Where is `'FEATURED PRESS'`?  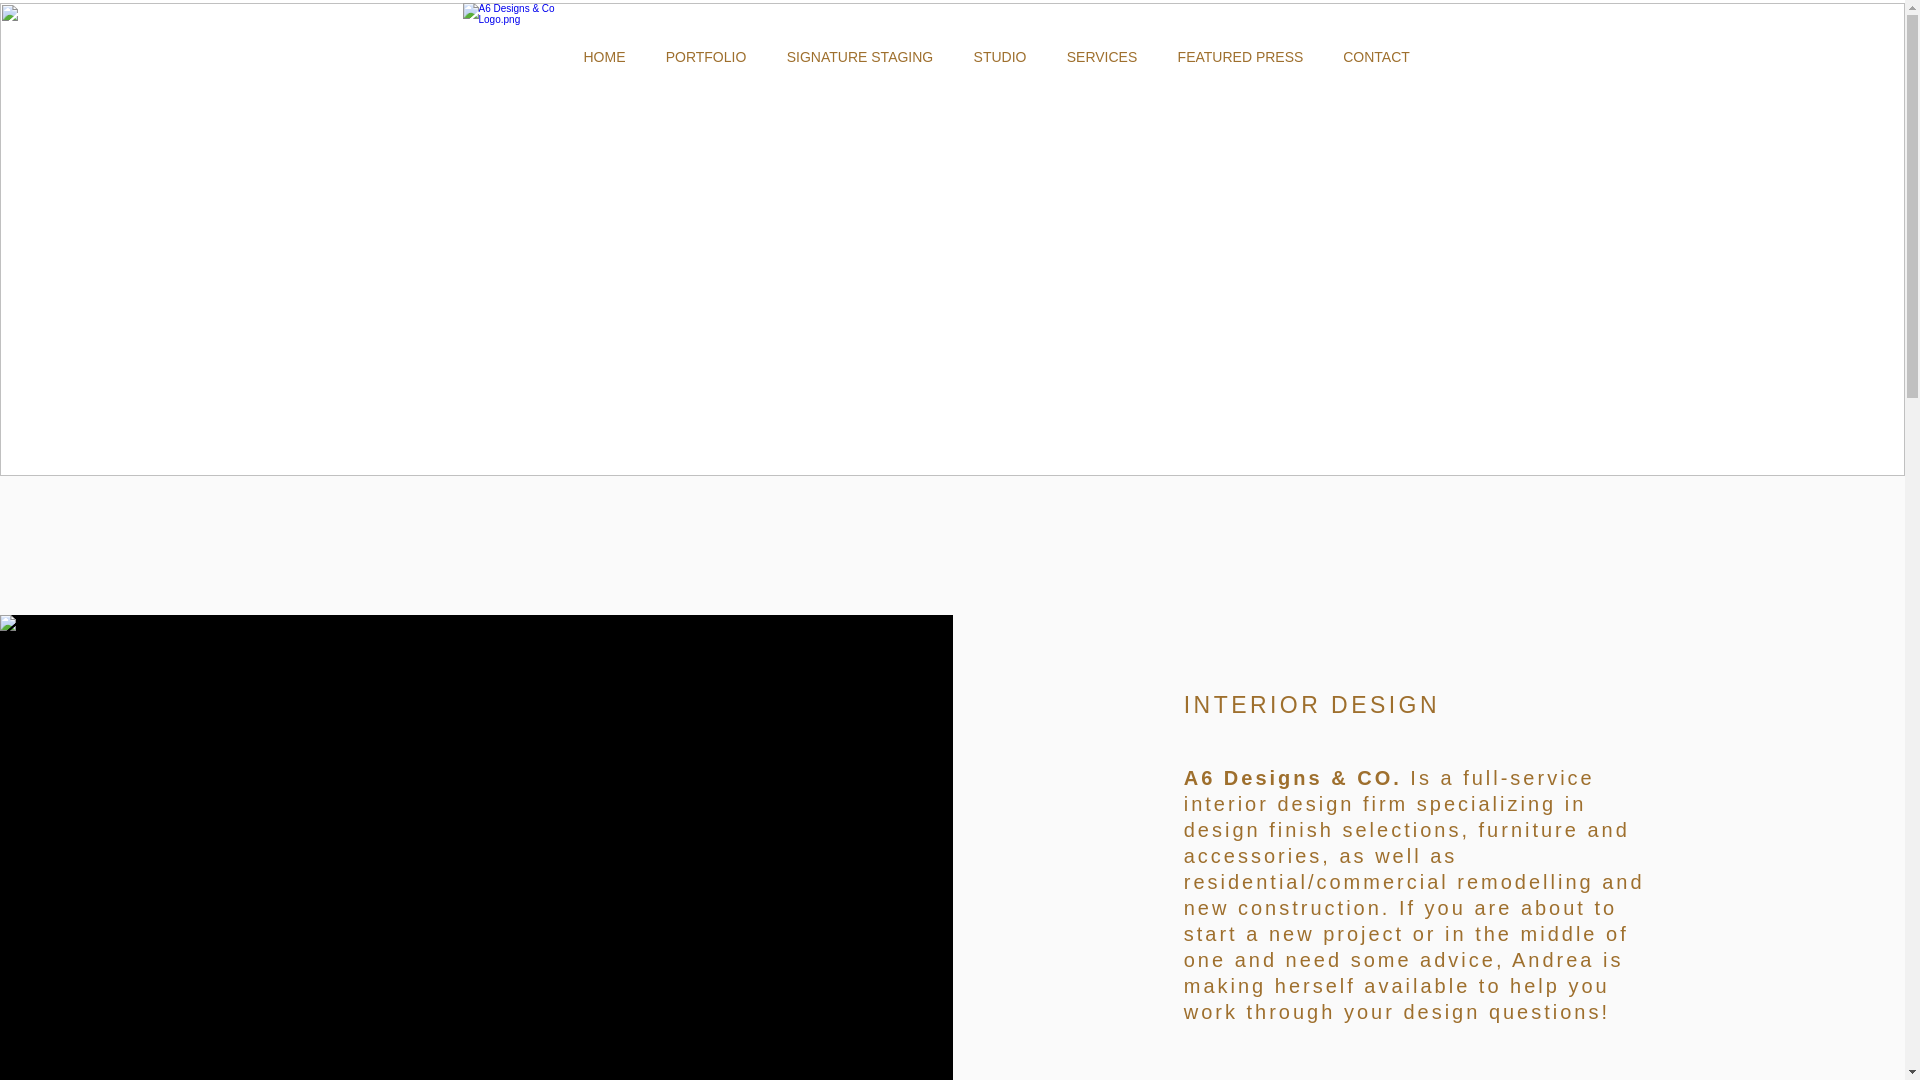 'FEATURED PRESS' is located at coordinates (1240, 56).